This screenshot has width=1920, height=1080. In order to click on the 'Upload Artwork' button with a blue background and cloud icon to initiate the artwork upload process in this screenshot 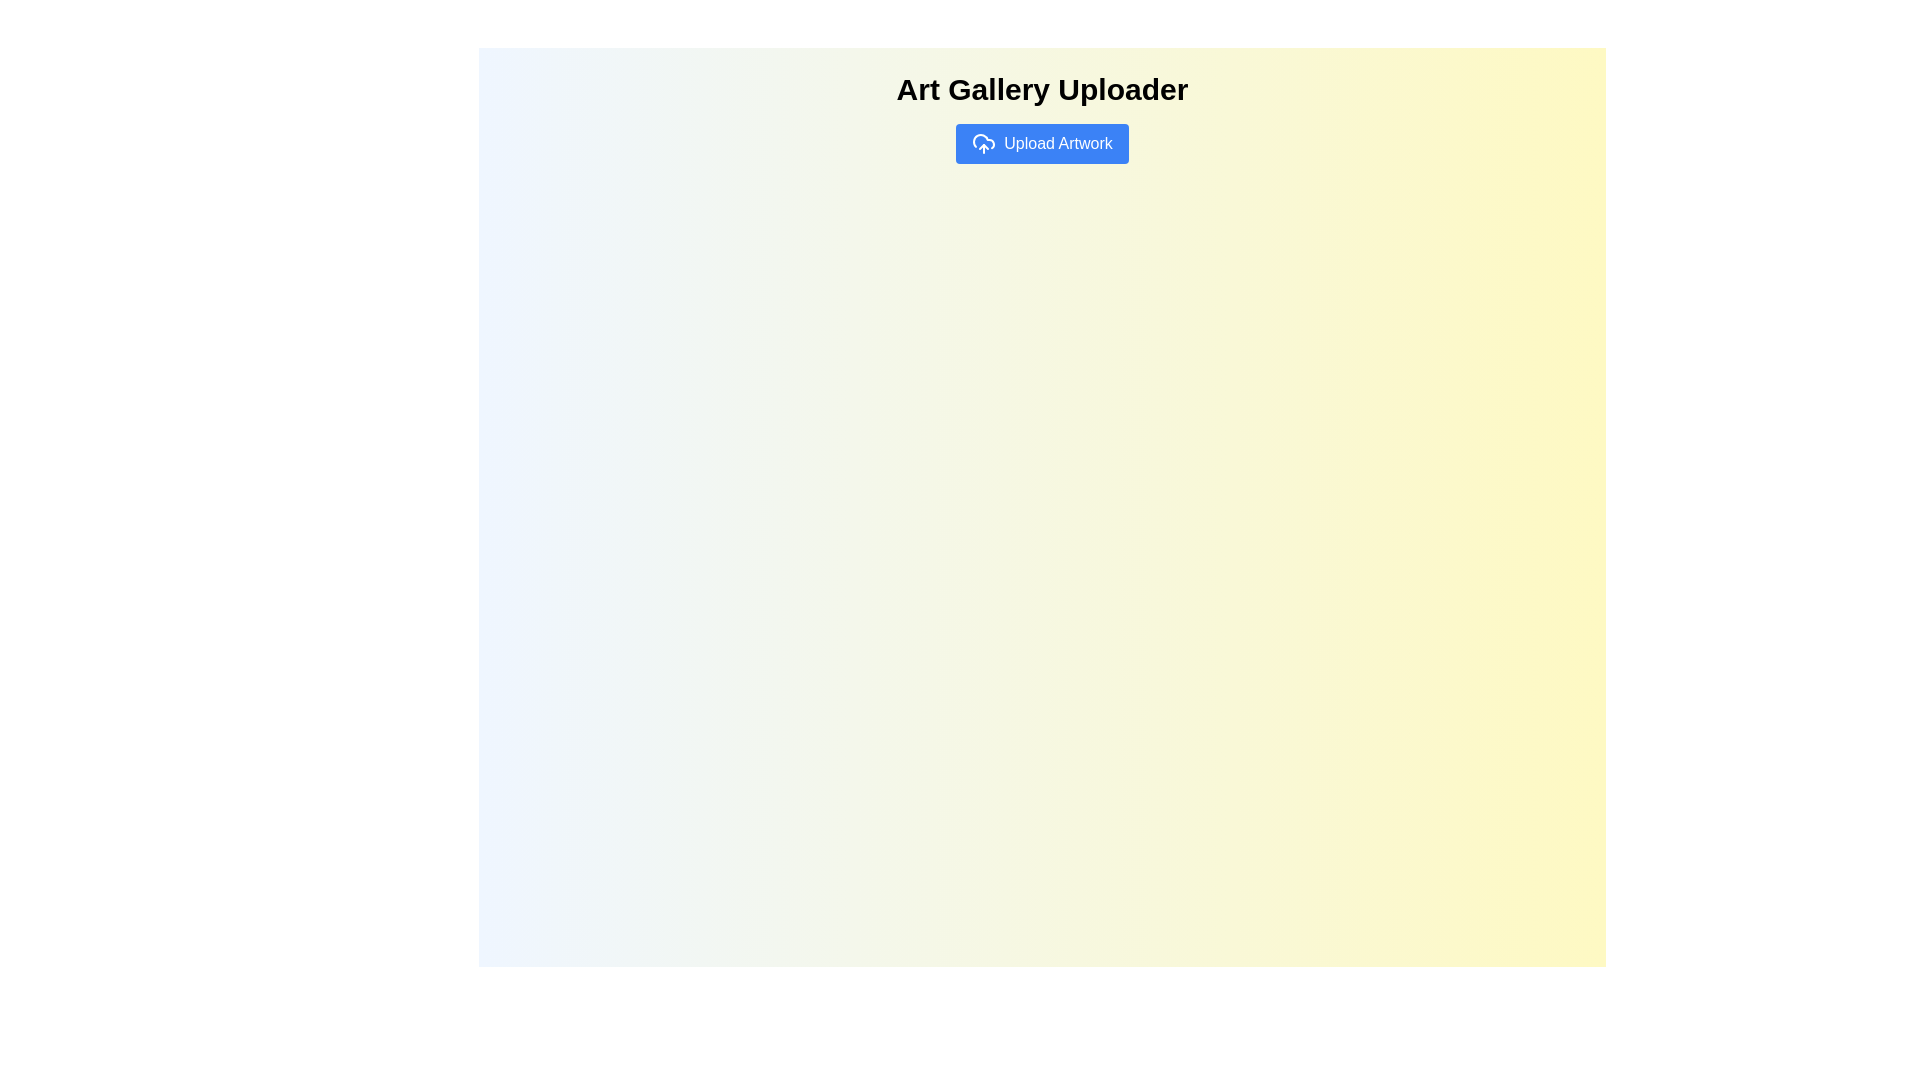, I will do `click(1041, 142)`.